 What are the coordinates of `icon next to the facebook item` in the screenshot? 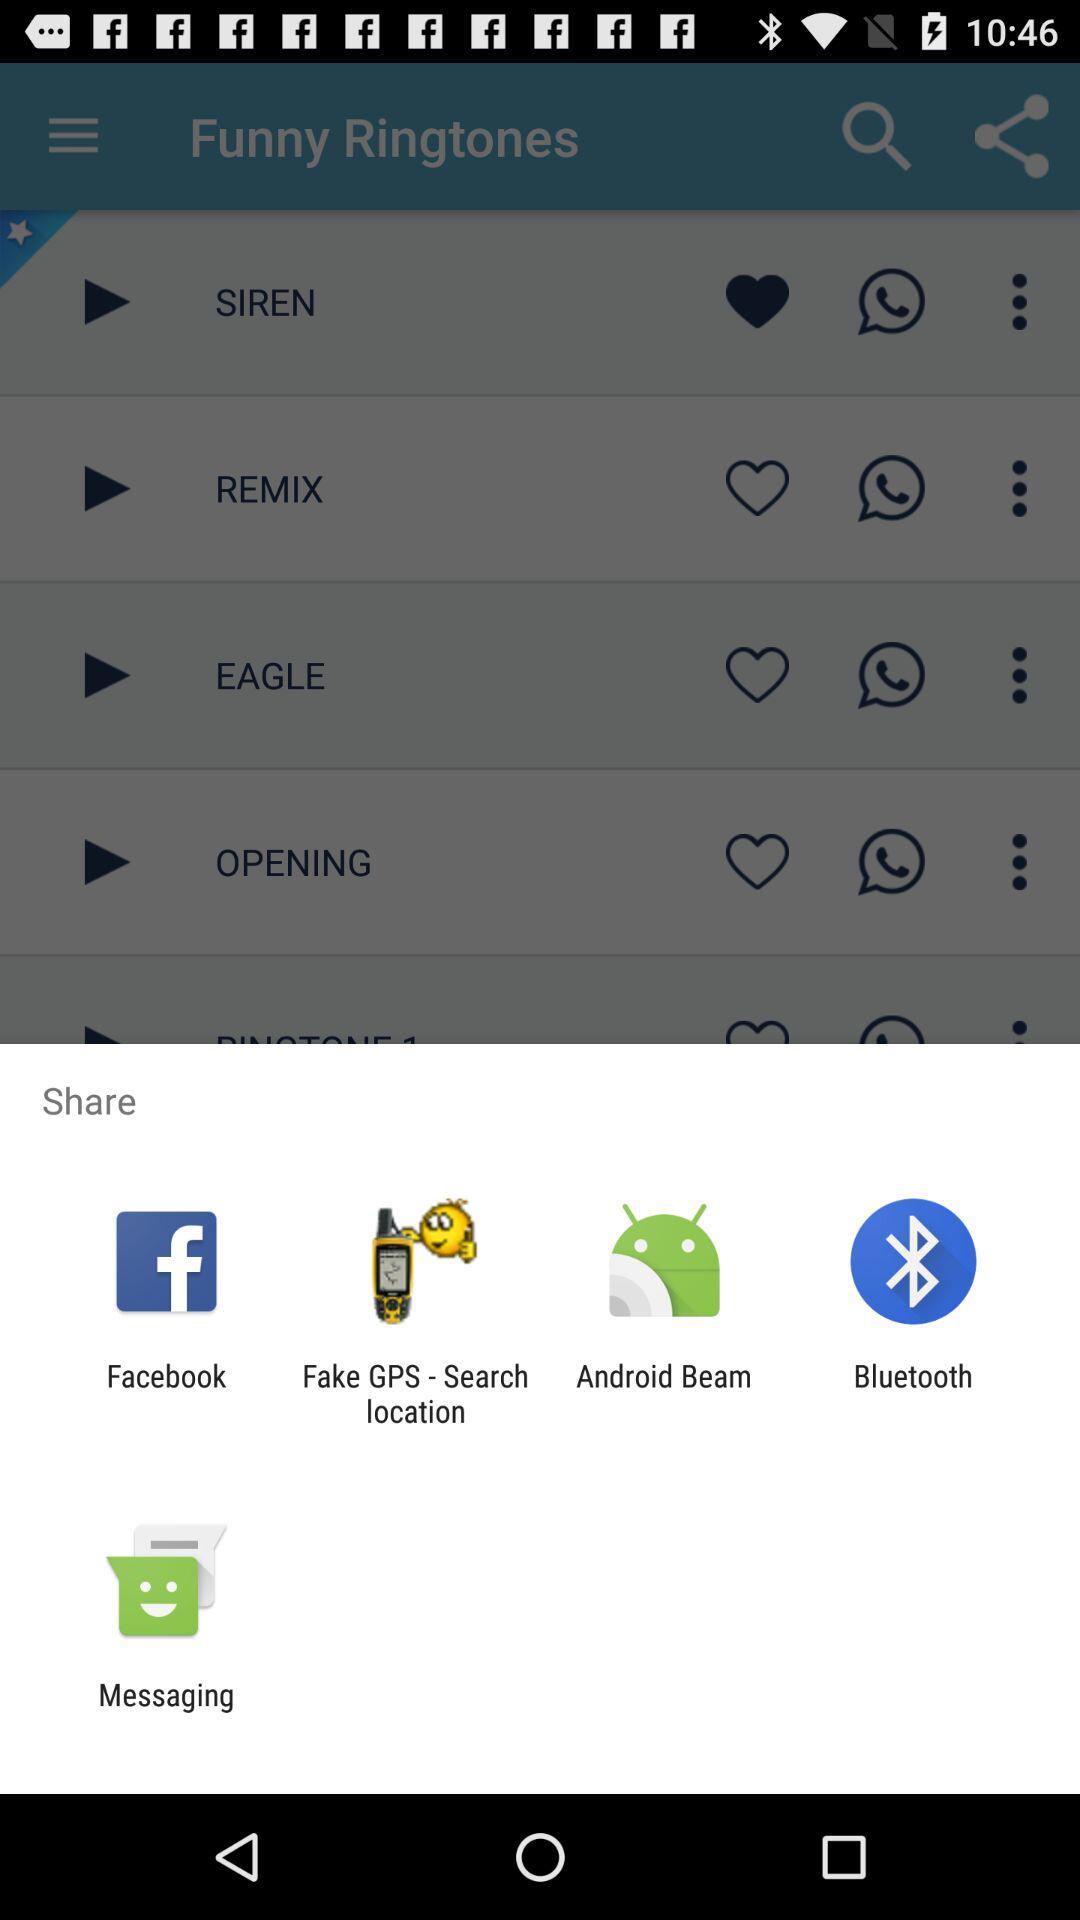 It's located at (414, 1392).